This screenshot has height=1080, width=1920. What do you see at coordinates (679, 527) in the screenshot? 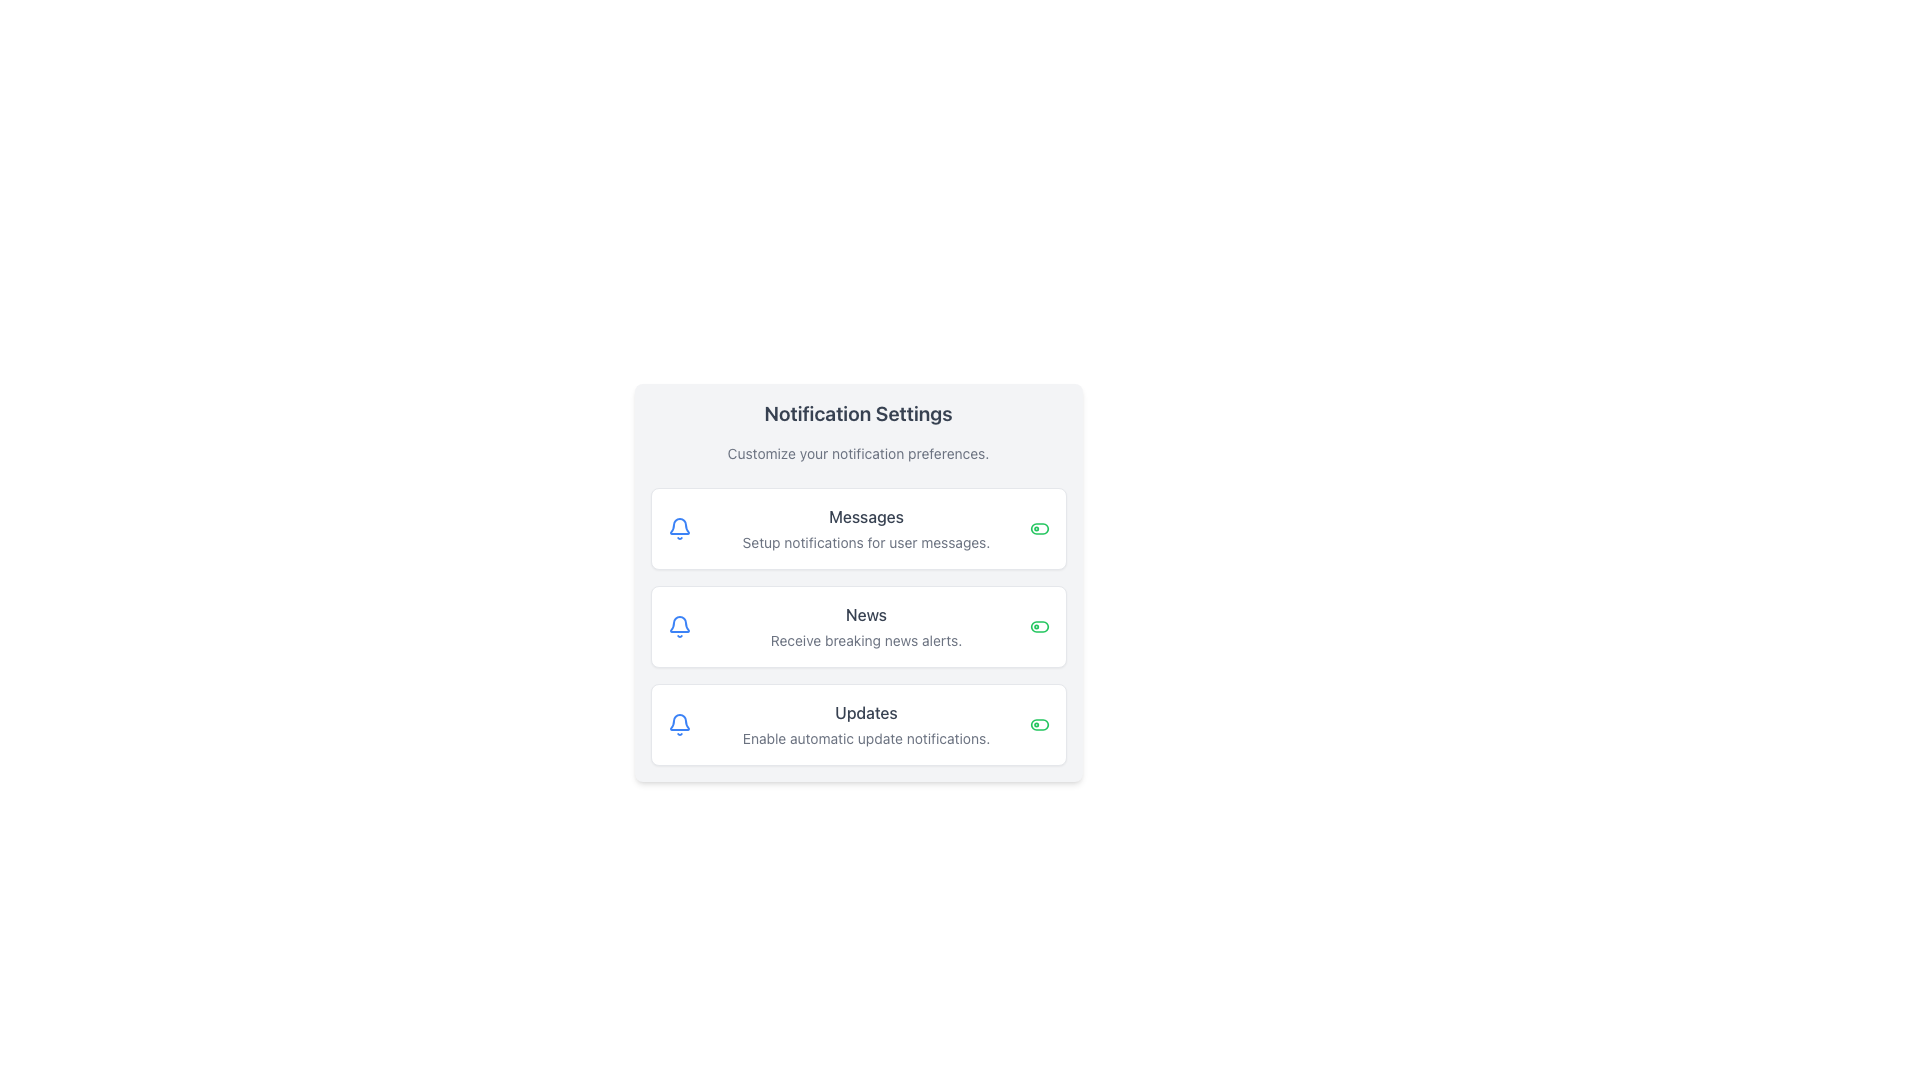
I see `the notification settings icon located at the left side of the 'Messages' card, adjacent to the text elements` at bounding box center [679, 527].